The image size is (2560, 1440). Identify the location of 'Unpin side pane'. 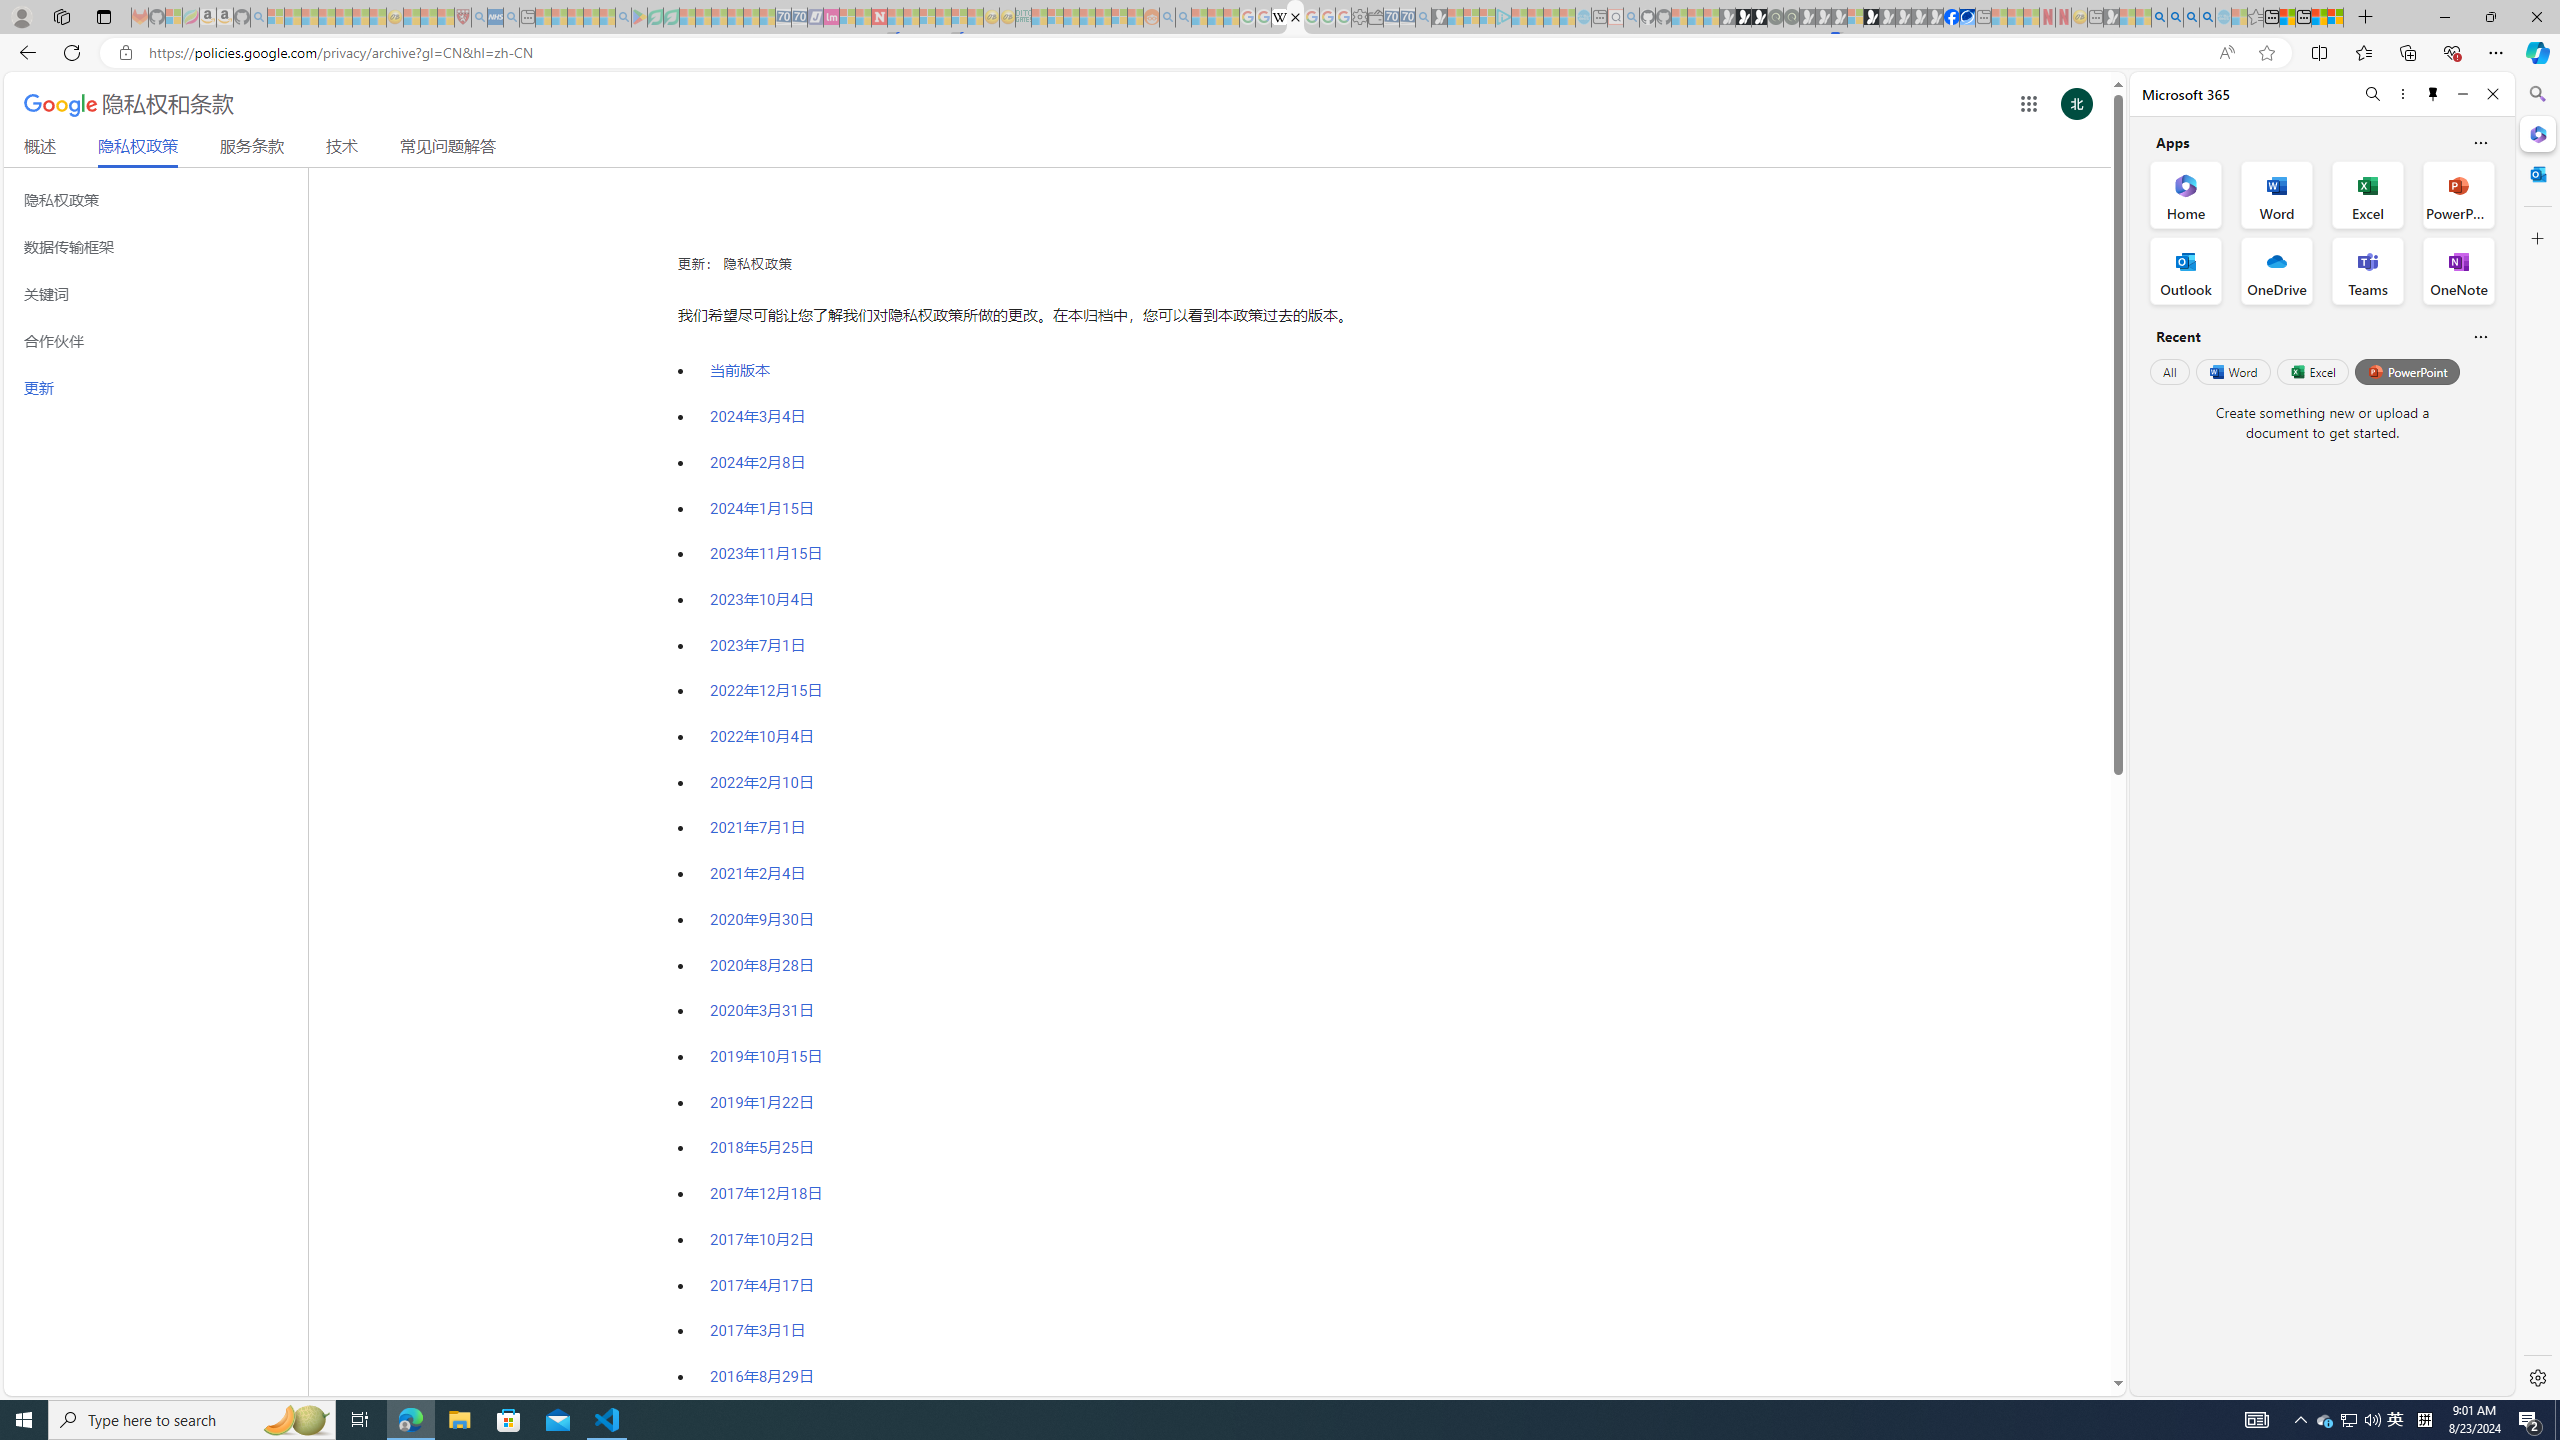
(2433, 93).